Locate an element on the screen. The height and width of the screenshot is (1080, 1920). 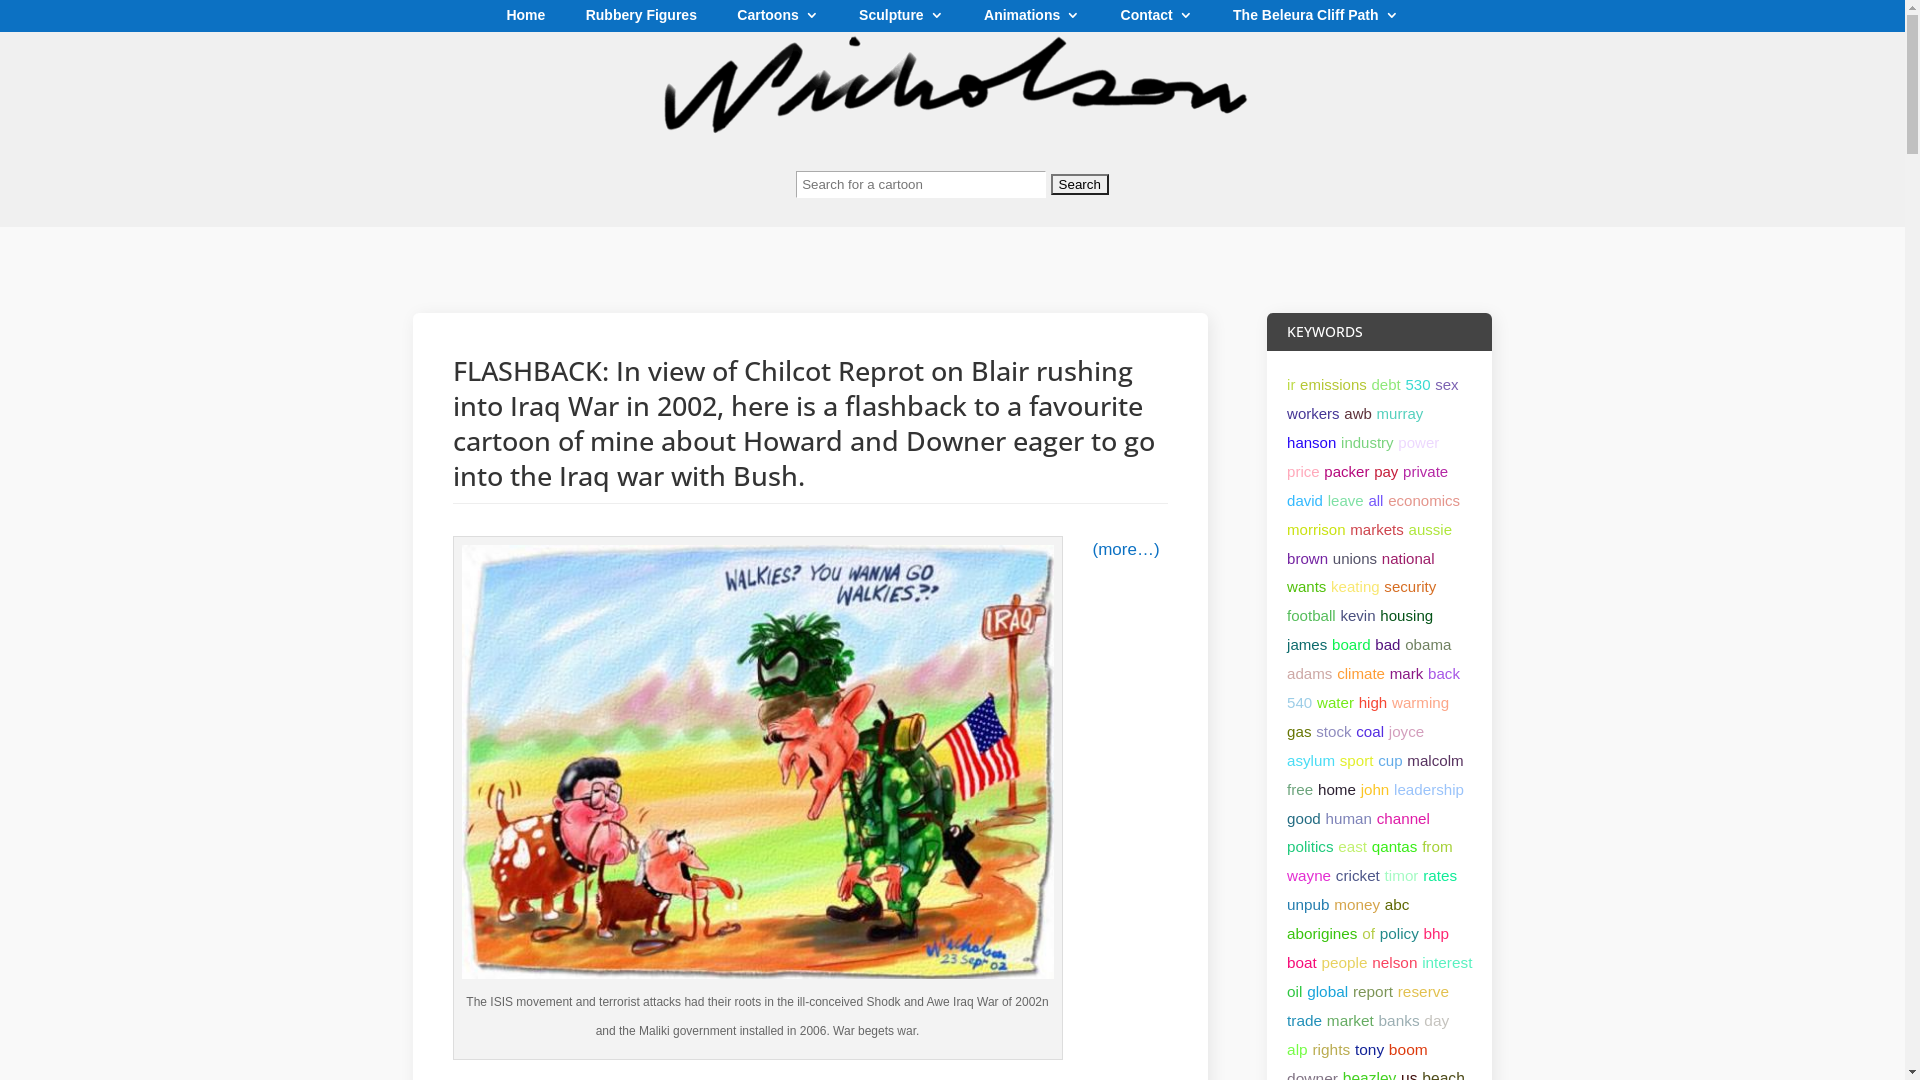
'unions' is located at coordinates (1354, 558).